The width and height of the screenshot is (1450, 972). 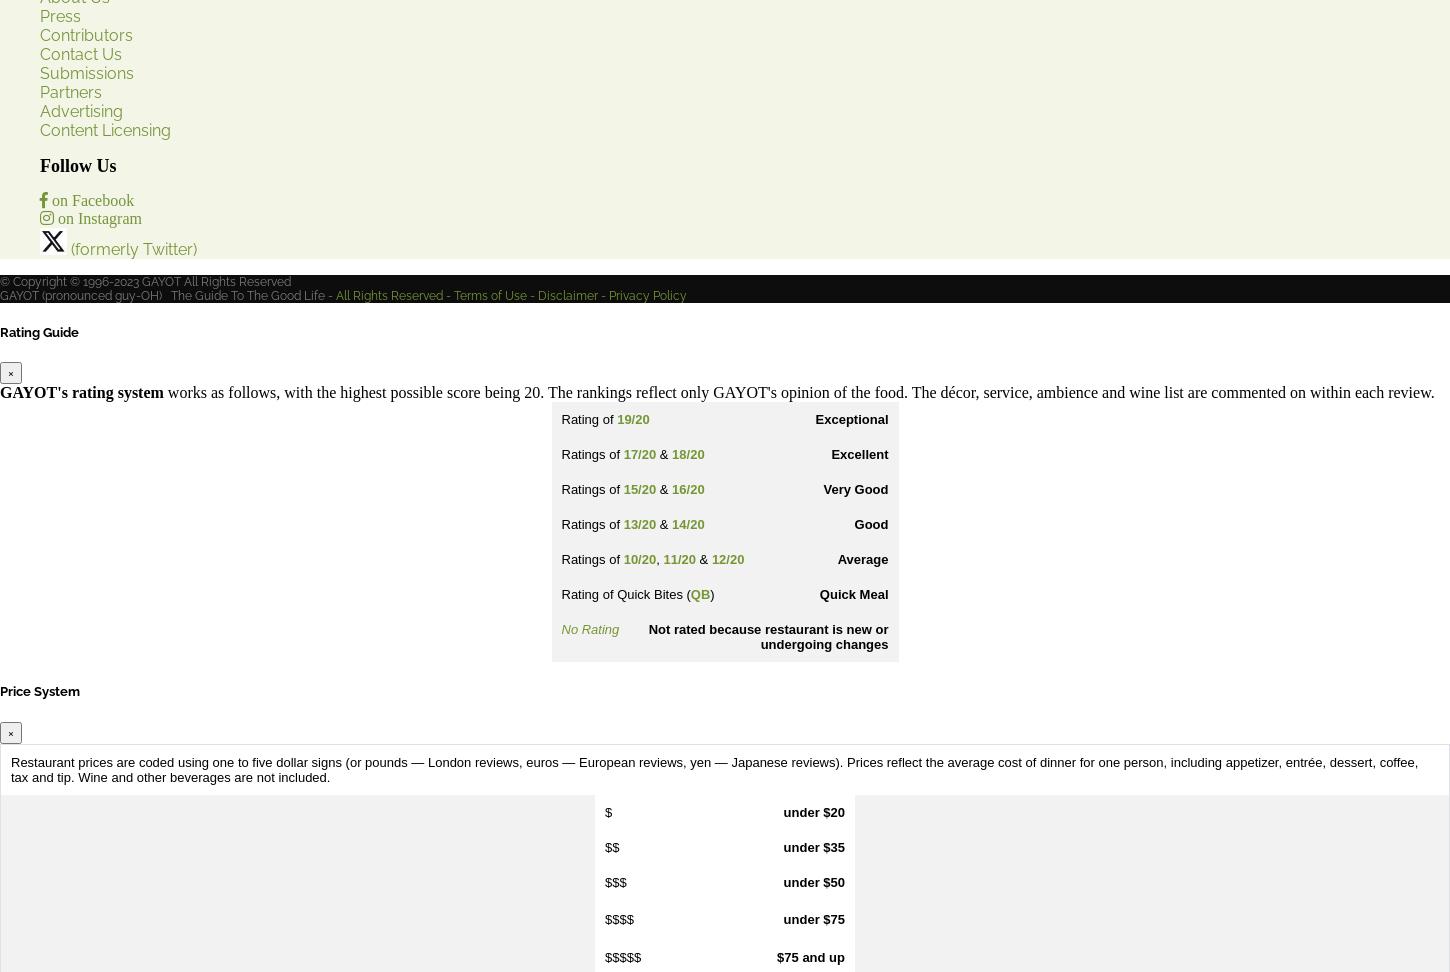 What do you see at coordinates (40, 340) in the screenshot?
I see `'Latest Articles'` at bounding box center [40, 340].